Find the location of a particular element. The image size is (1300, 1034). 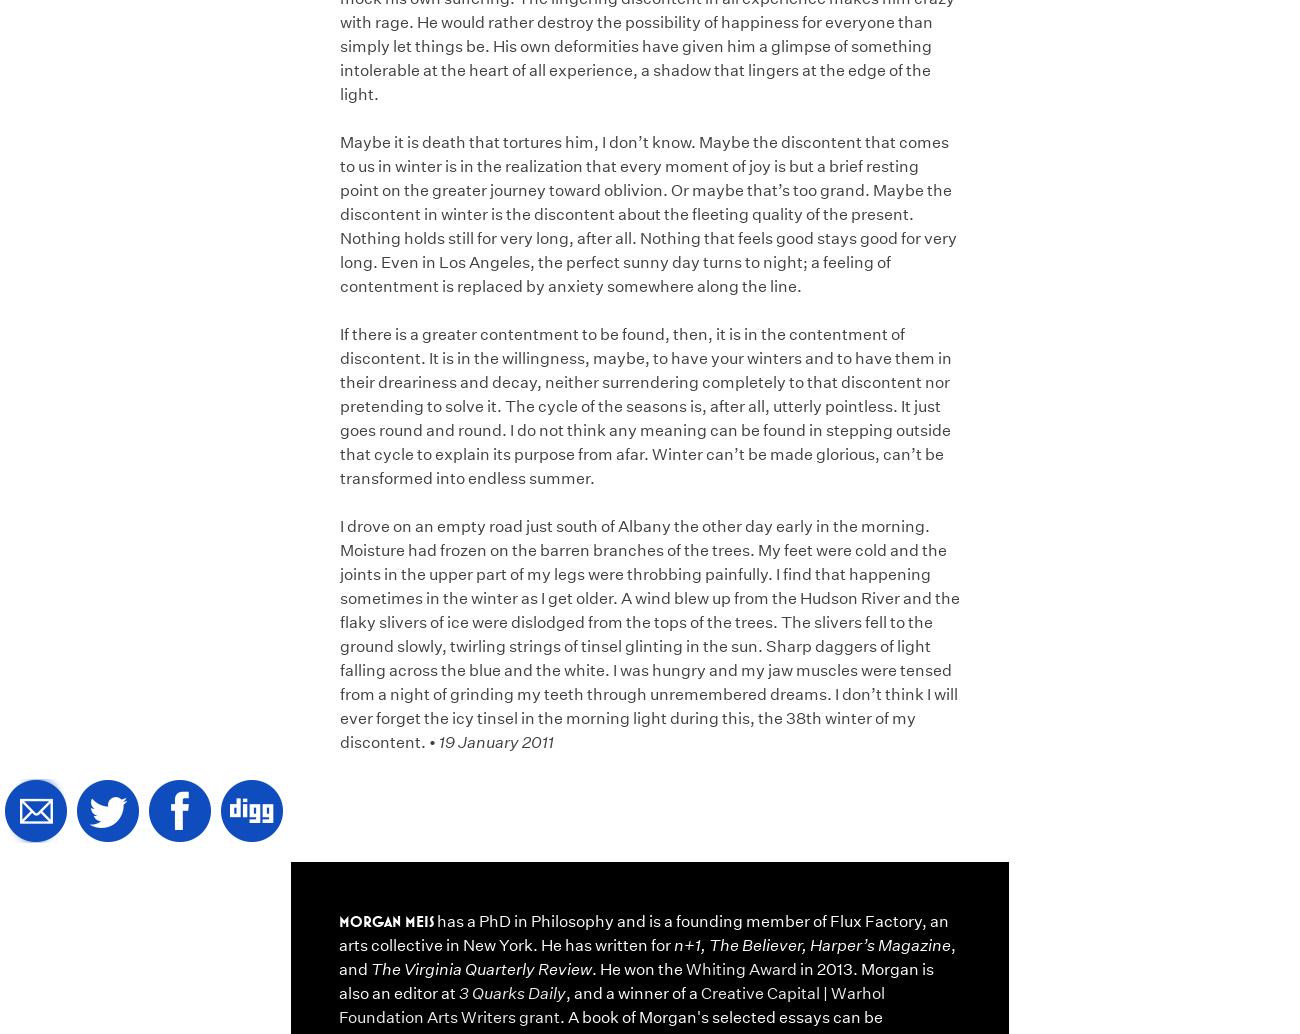

'3 Quarks Daily' is located at coordinates (458, 991).